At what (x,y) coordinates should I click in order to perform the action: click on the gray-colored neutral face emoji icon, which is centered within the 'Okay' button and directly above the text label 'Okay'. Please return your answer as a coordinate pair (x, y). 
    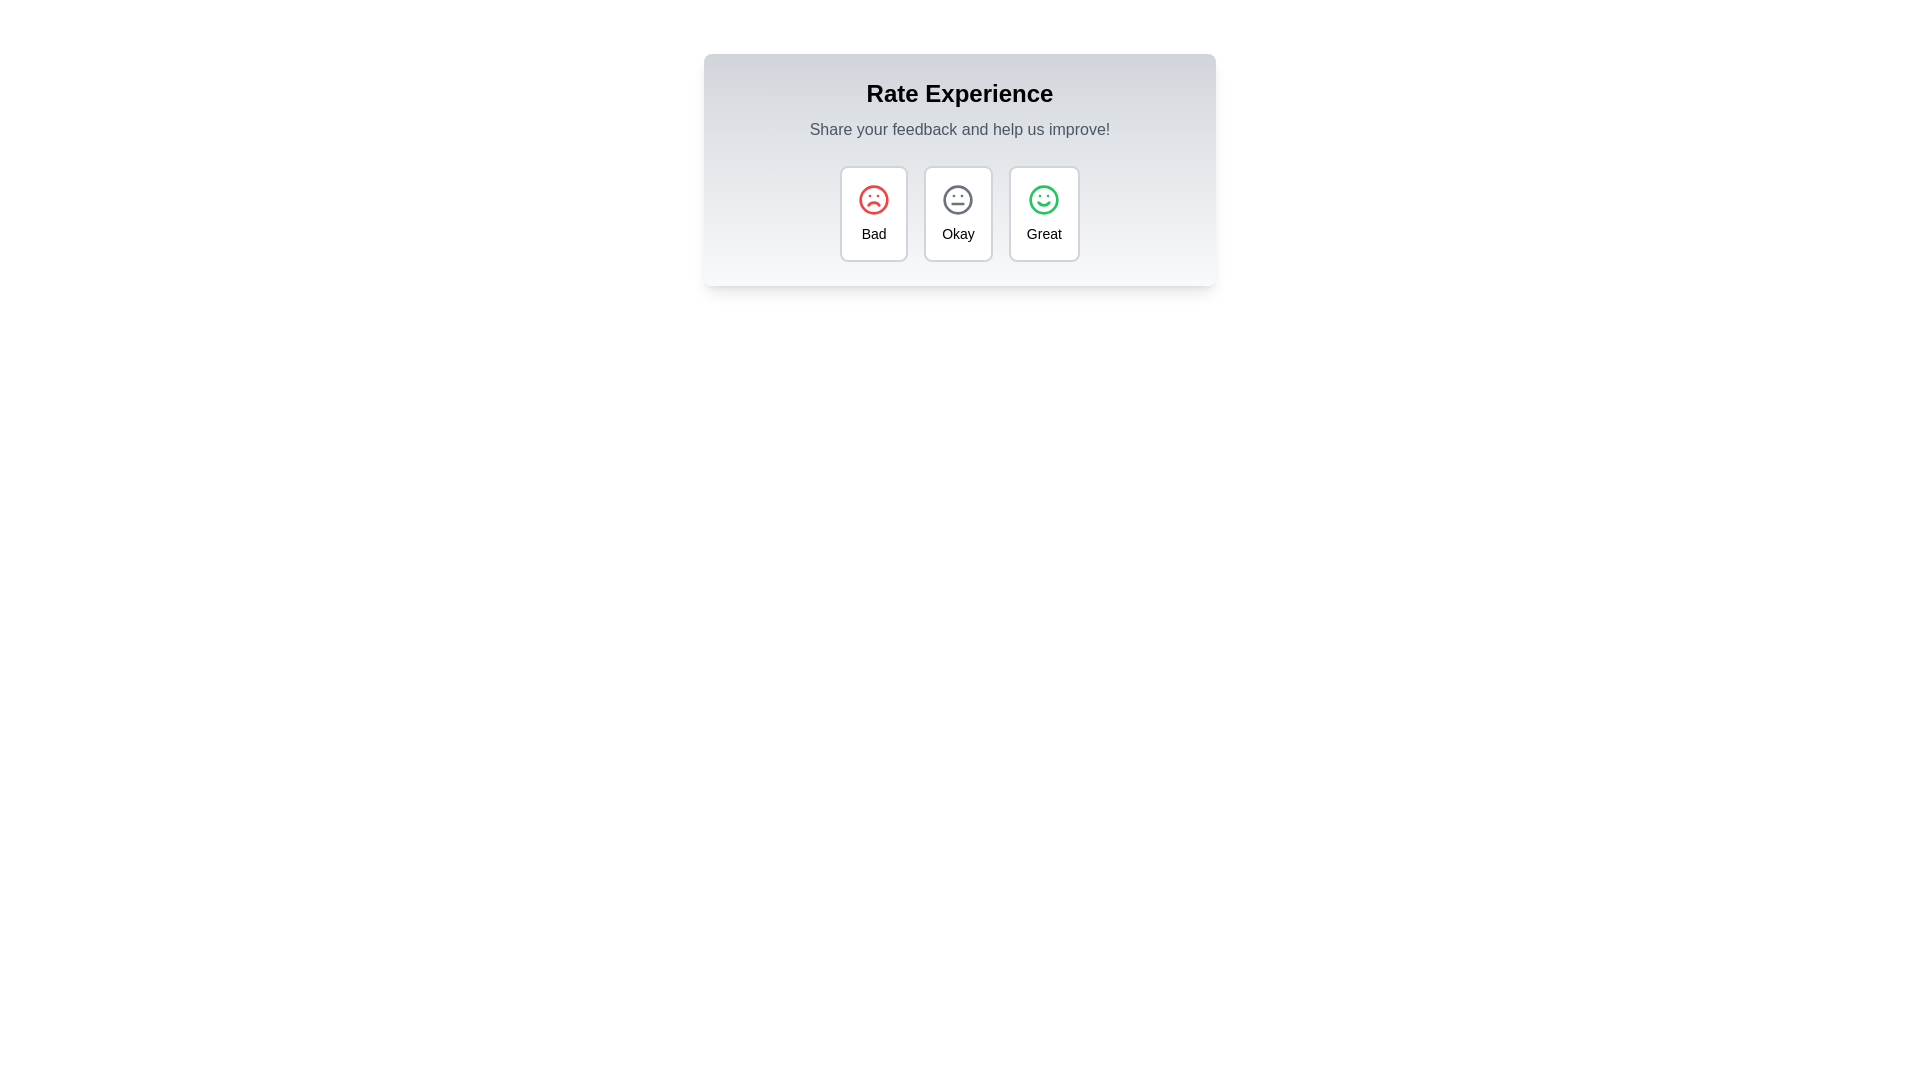
    Looking at the image, I should click on (957, 200).